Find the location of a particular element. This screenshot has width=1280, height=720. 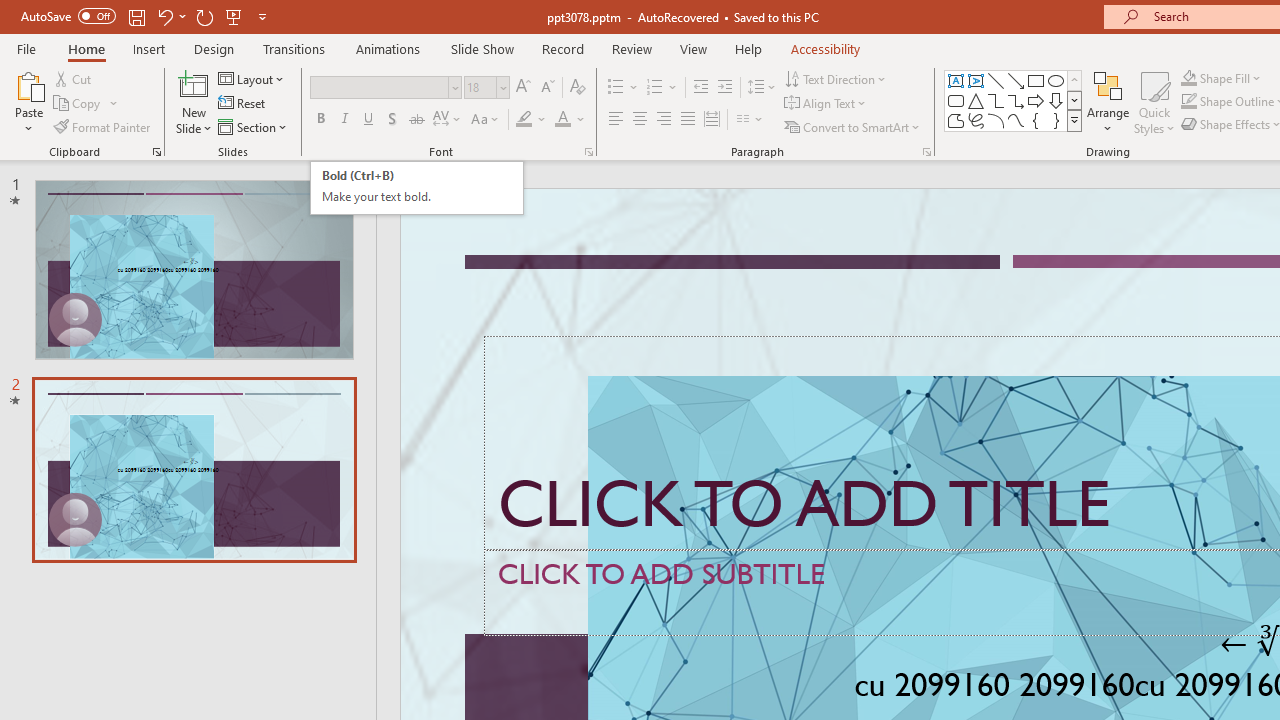

'Shapes' is located at coordinates (1073, 120).